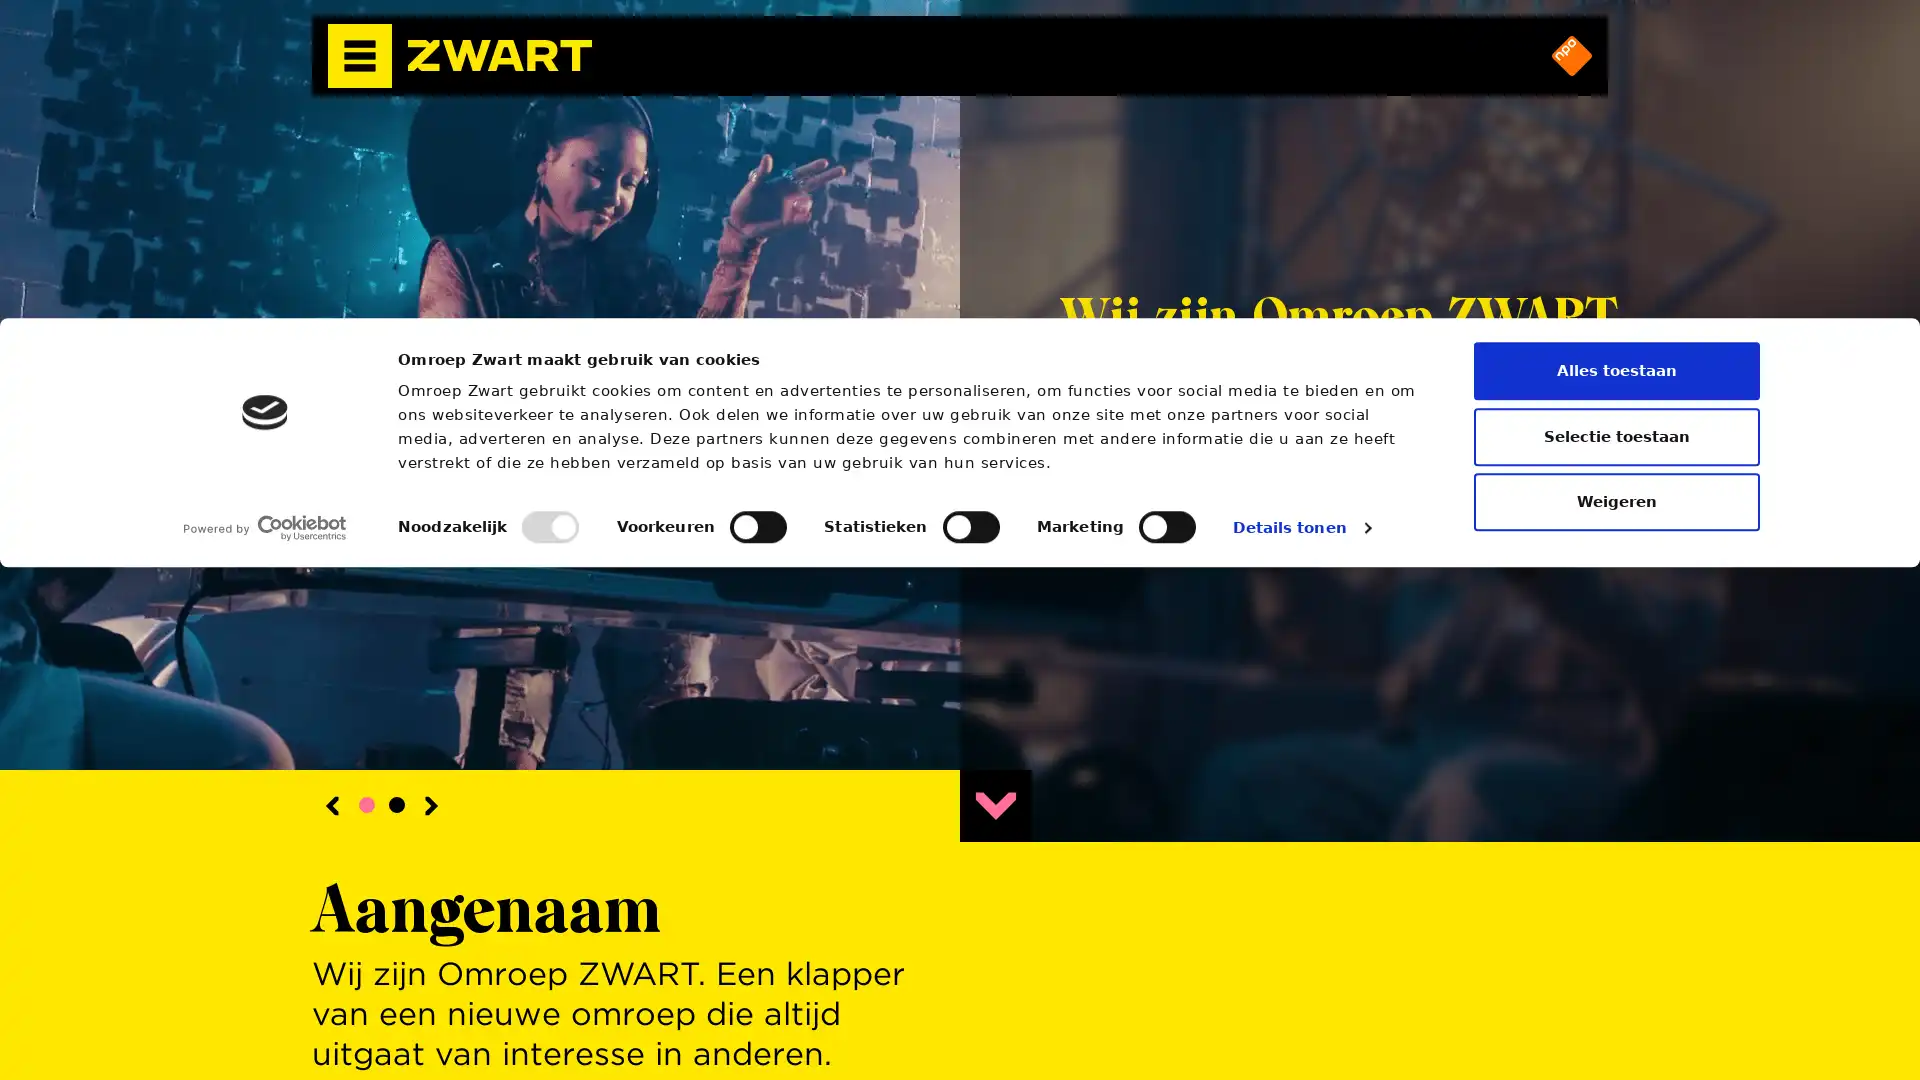 The image size is (1920, 1080). What do you see at coordinates (1617, 1014) in the screenshot?
I see `Weigeren` at bounding box center [1617, 1014].